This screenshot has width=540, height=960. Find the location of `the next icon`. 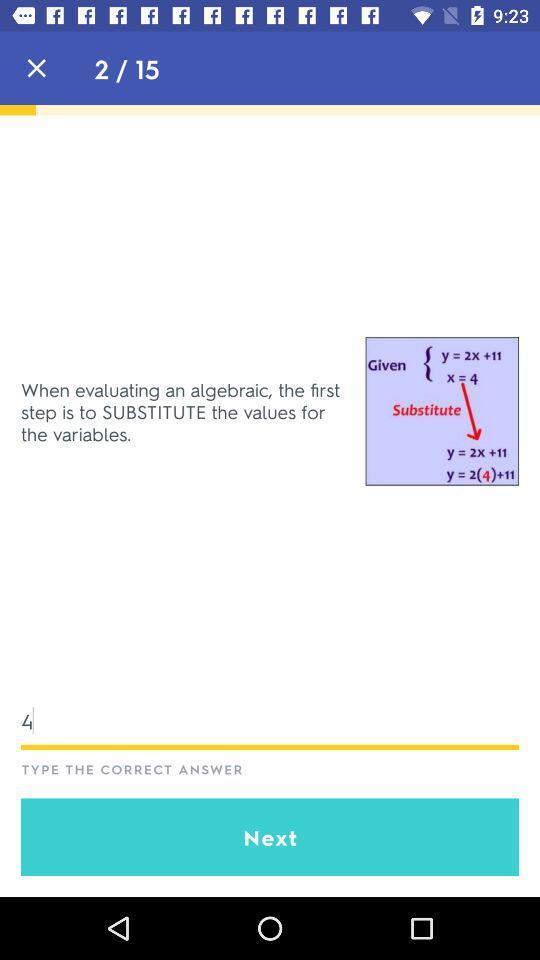

the next icon is located at coordinates (270, 837).